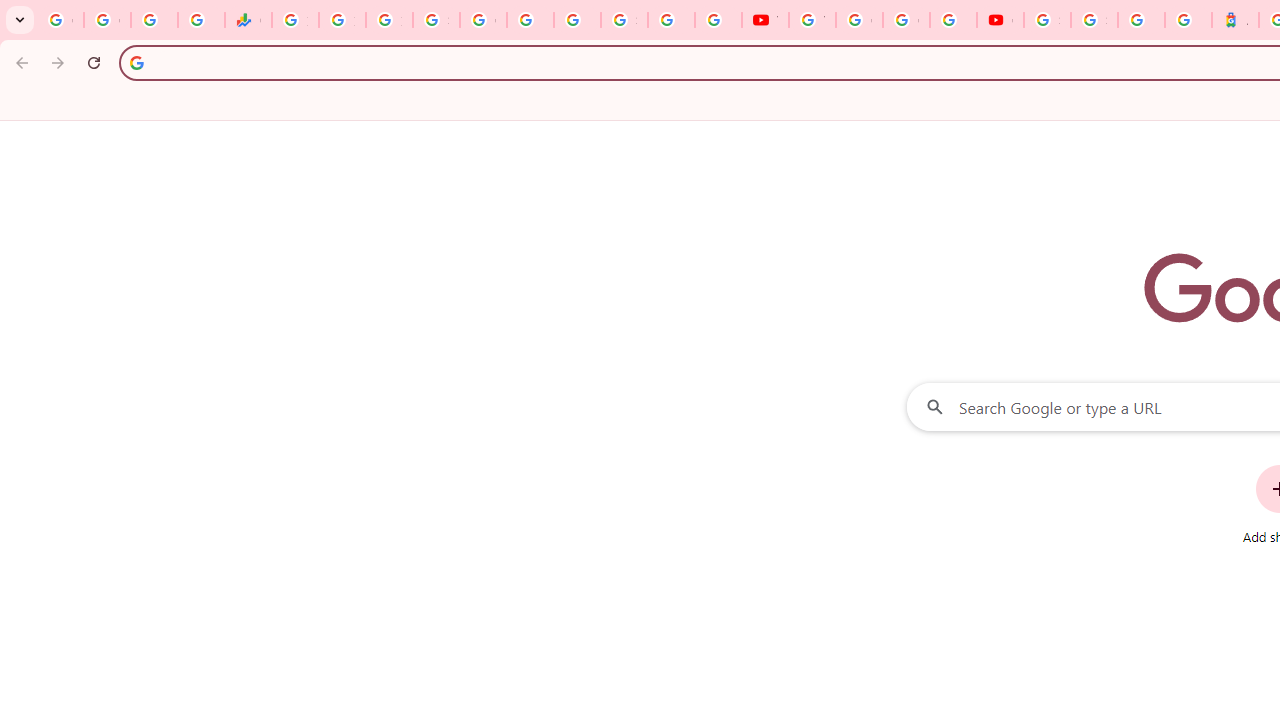 This screenshot has height=720, width=1280. I want to click on 'Atour Hotel - Google hotels', so click(1234, 20).